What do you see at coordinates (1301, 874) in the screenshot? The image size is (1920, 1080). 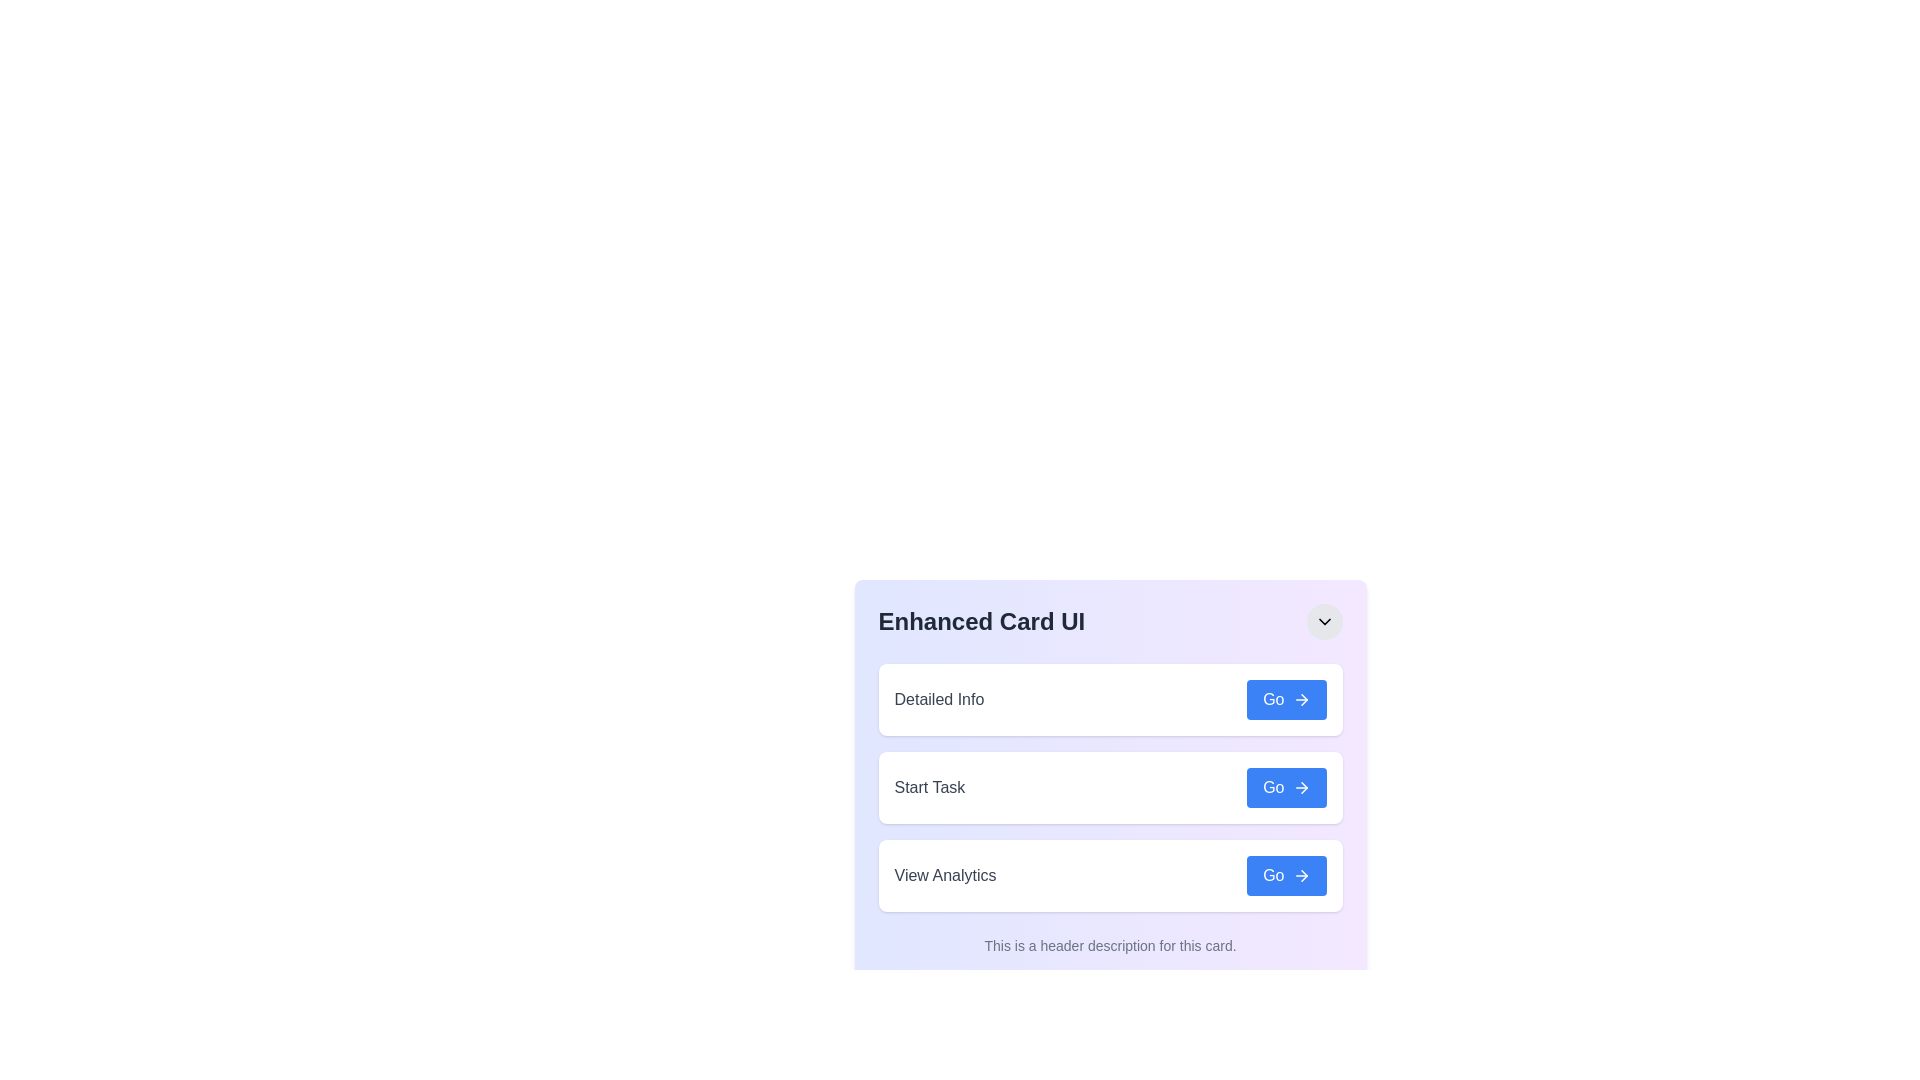 I see `the right-pointing arrow icon within the blue 'Go' button located on the 'View Analytics' line of the card to proceed to the next step` at bounding box center [1301, 874].